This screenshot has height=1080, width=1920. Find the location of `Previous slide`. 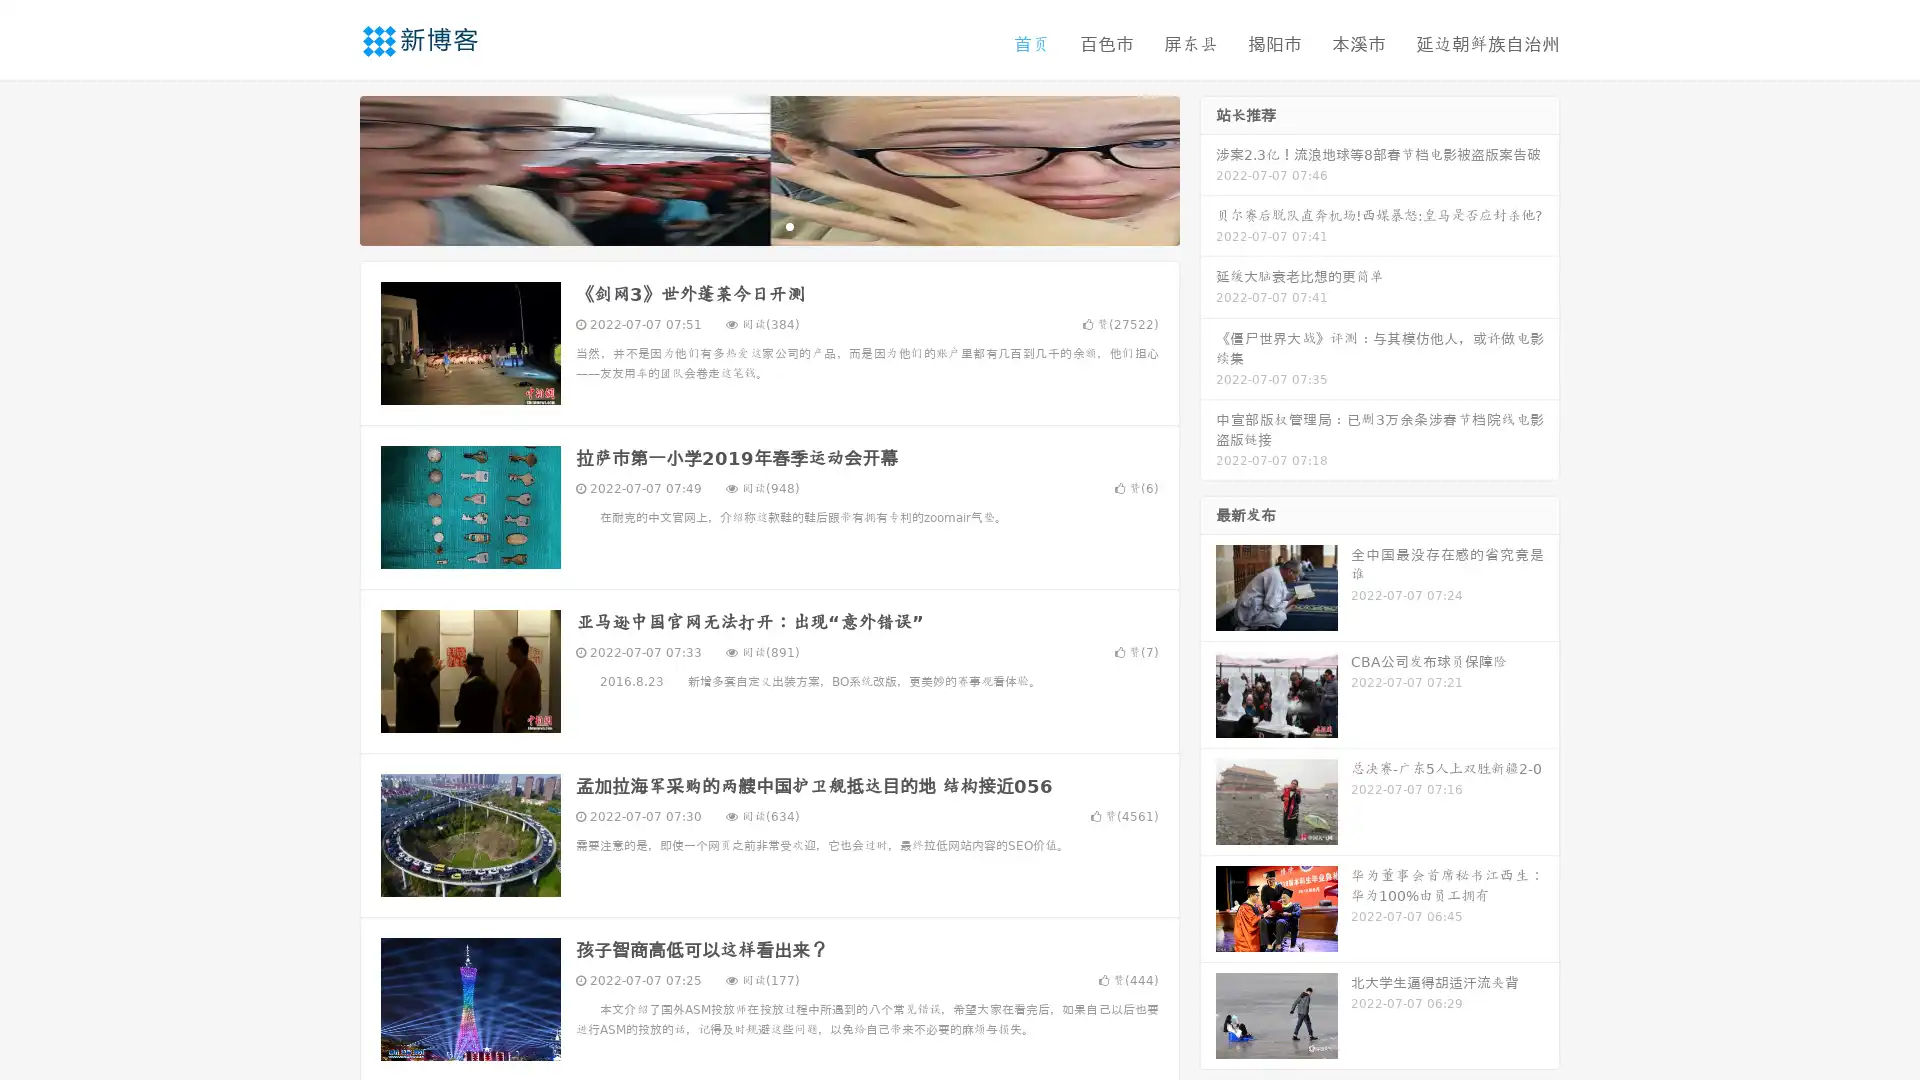

Previous slide is located at coordinates (330, 168).